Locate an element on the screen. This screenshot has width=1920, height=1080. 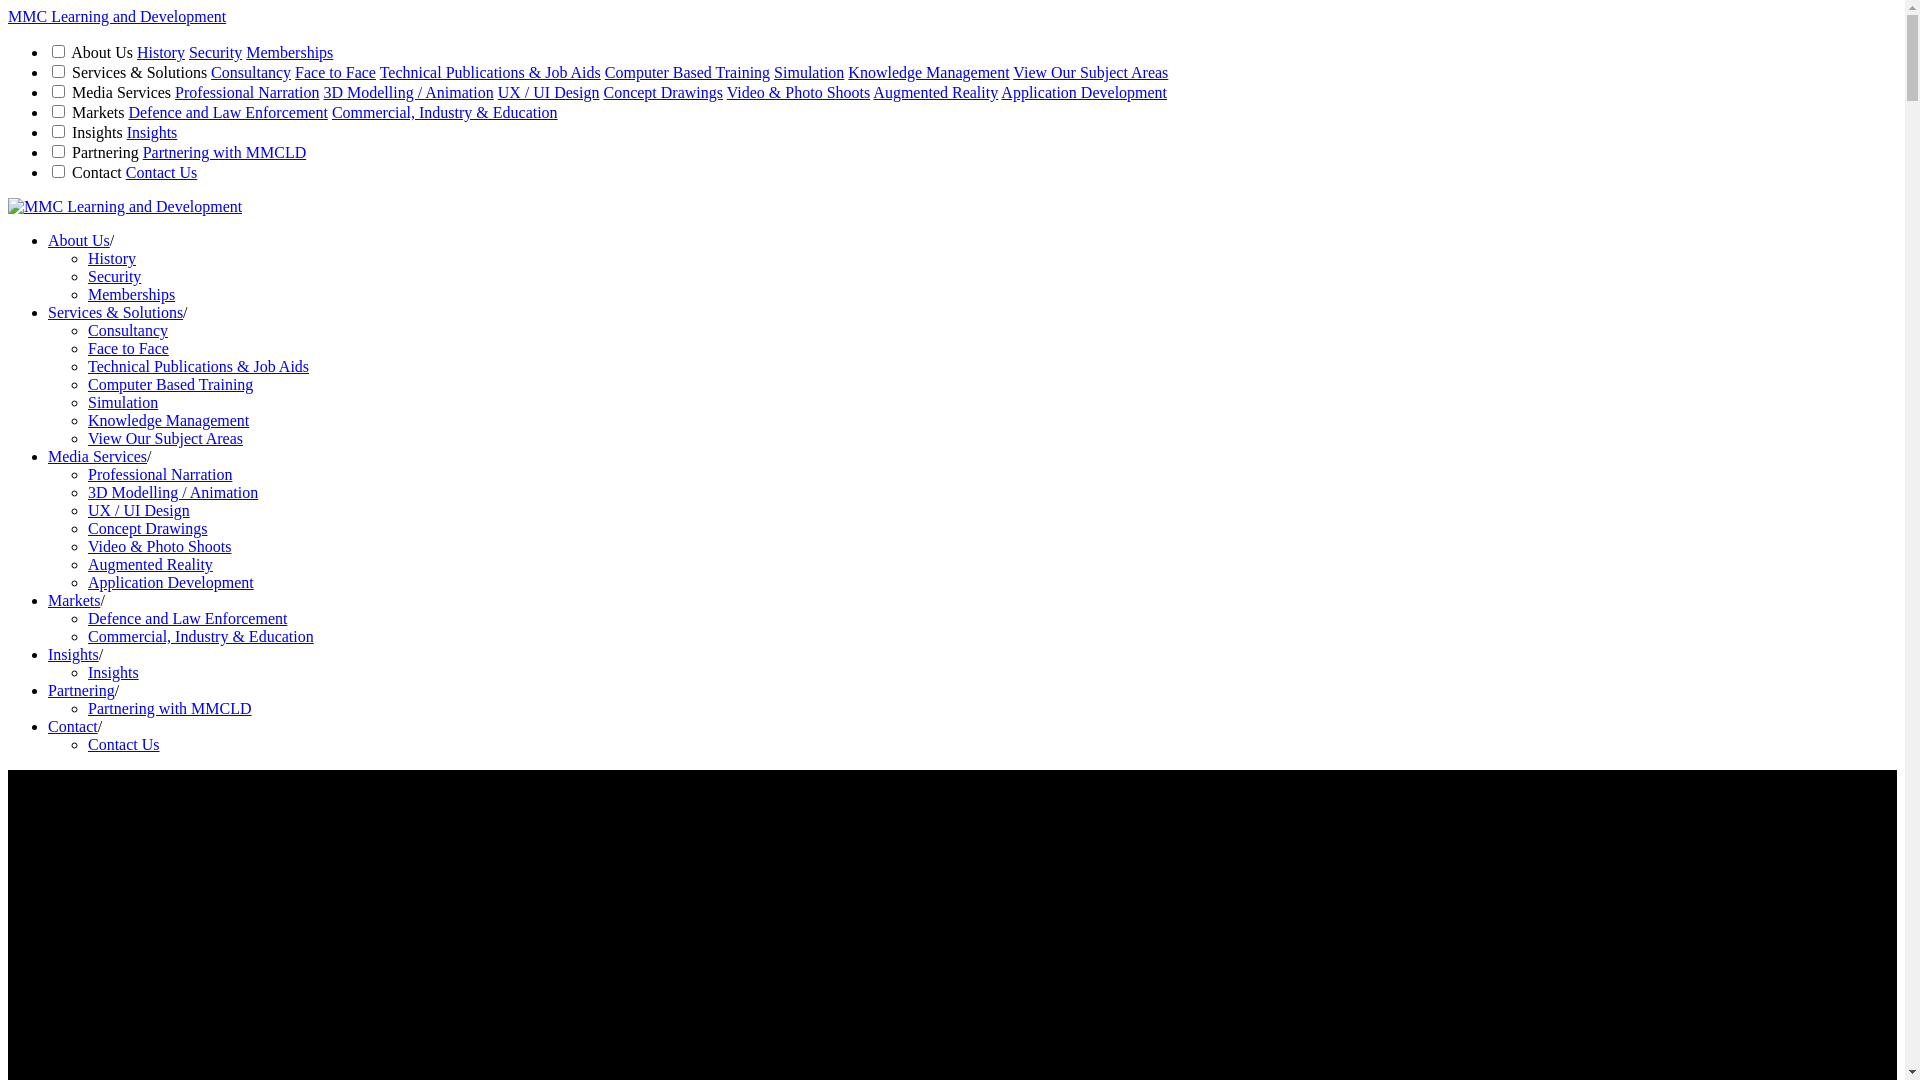
'Consultancy' is located at coordinates (249, 71).